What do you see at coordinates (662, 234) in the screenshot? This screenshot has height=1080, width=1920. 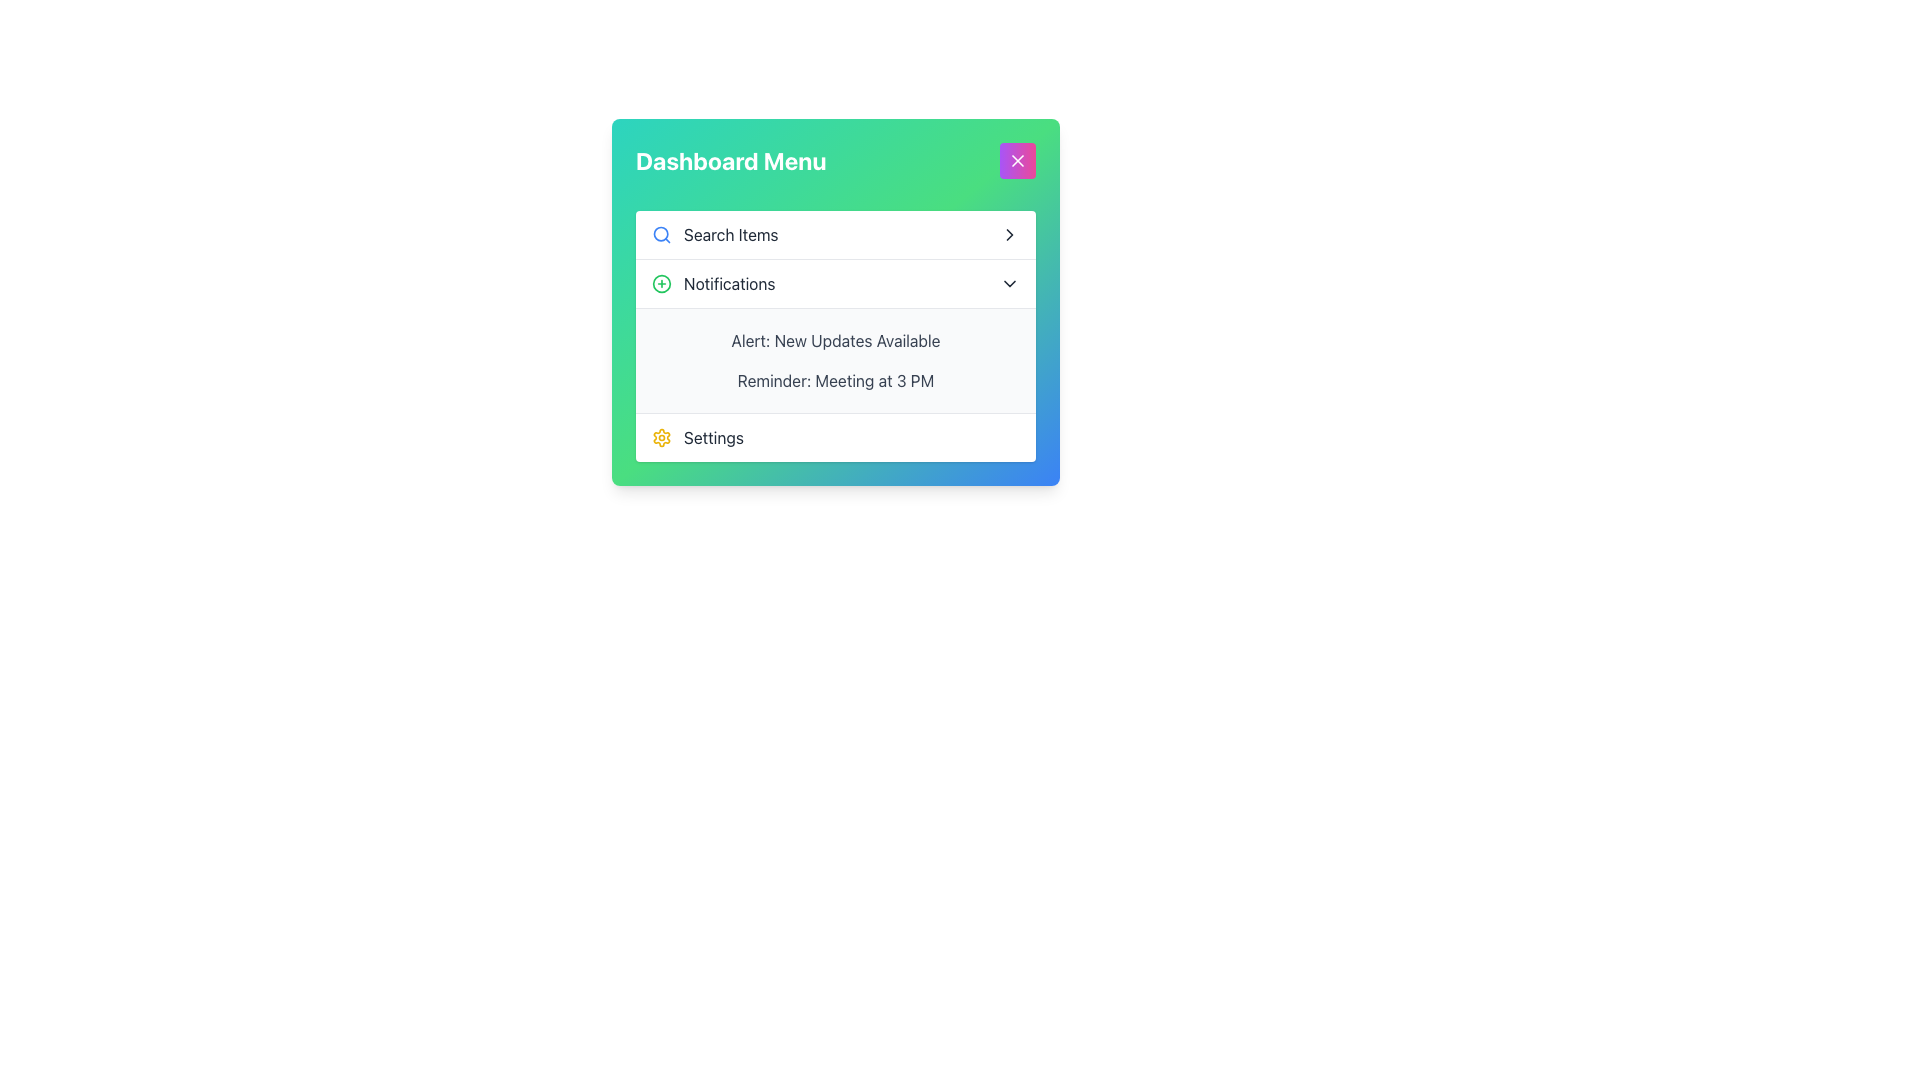 I see `the search icon located to the far left of the 'Search Items' menu item in the 'Dashboard Menu' panel` at bounding box center [662, 234].